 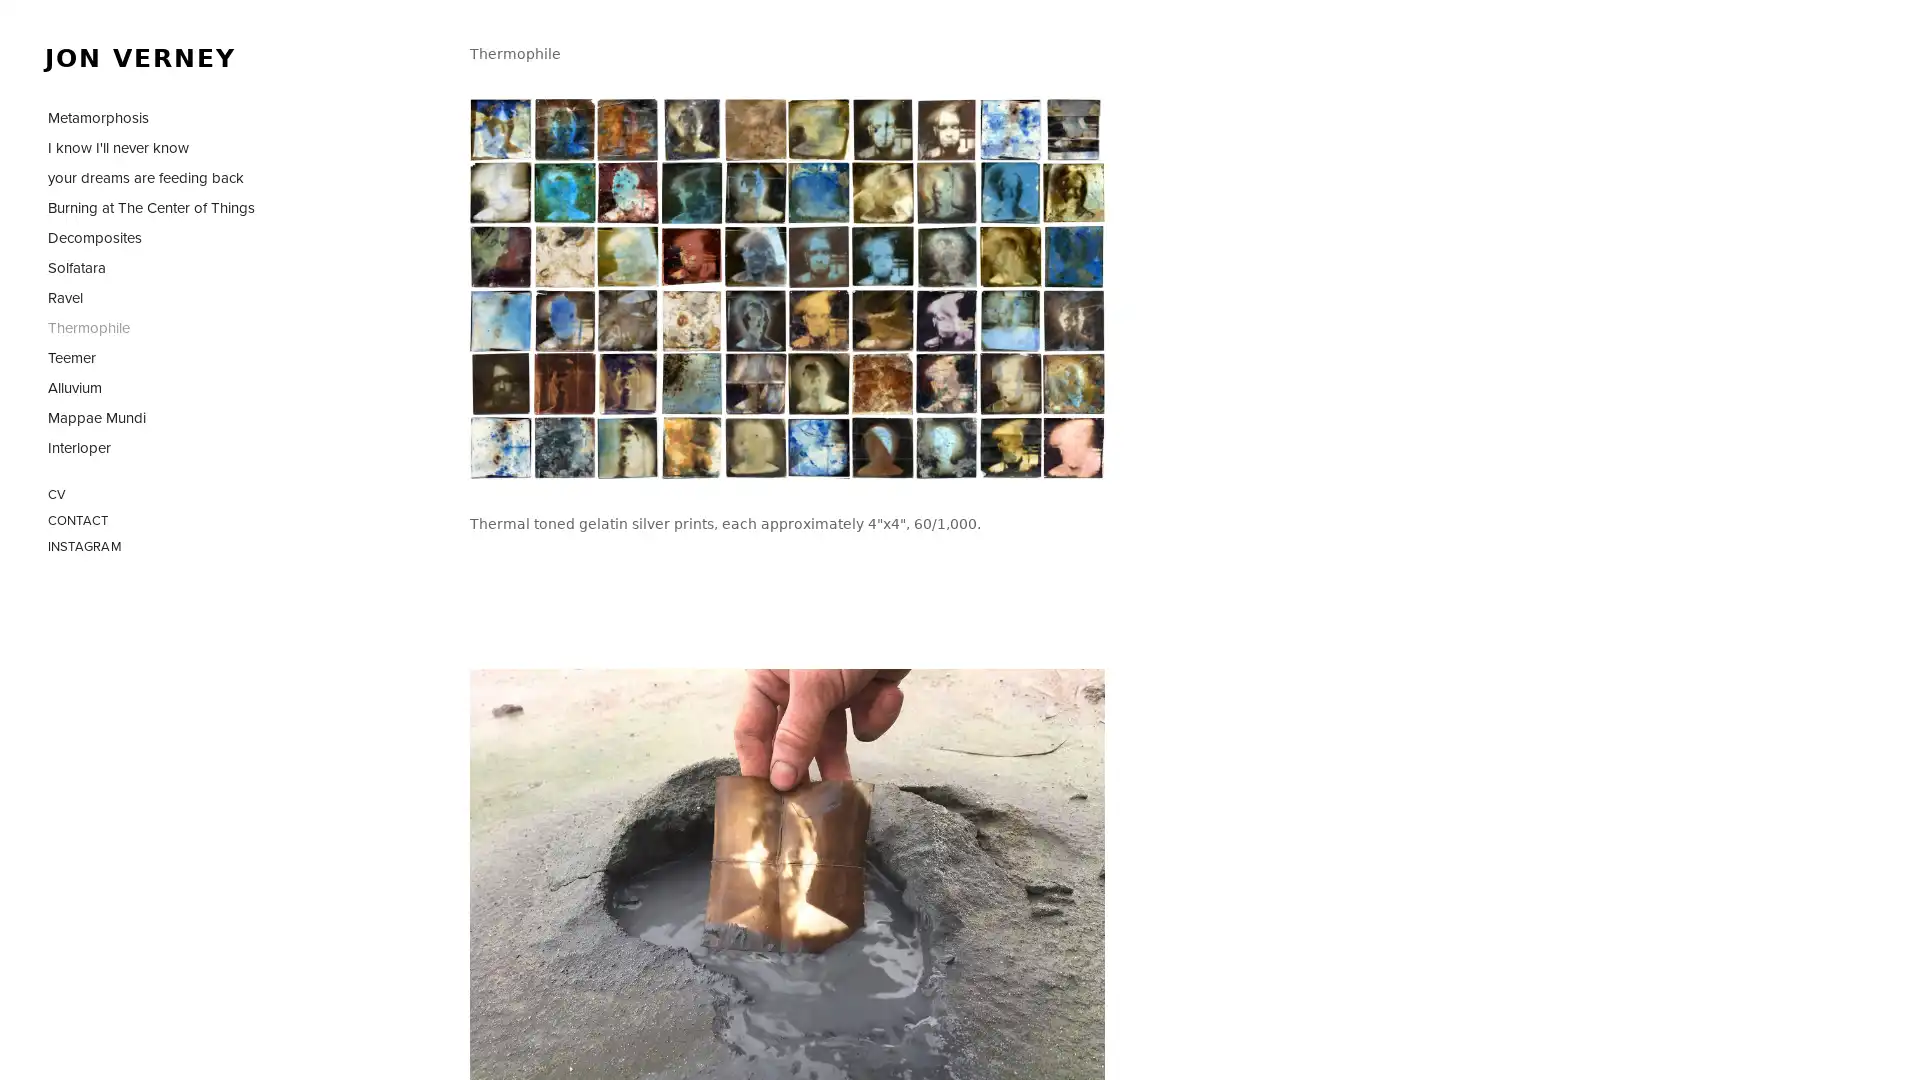 I want to click on View fullsize jon_verney_thermophile_62.jpg, so click(x=881, y=446).